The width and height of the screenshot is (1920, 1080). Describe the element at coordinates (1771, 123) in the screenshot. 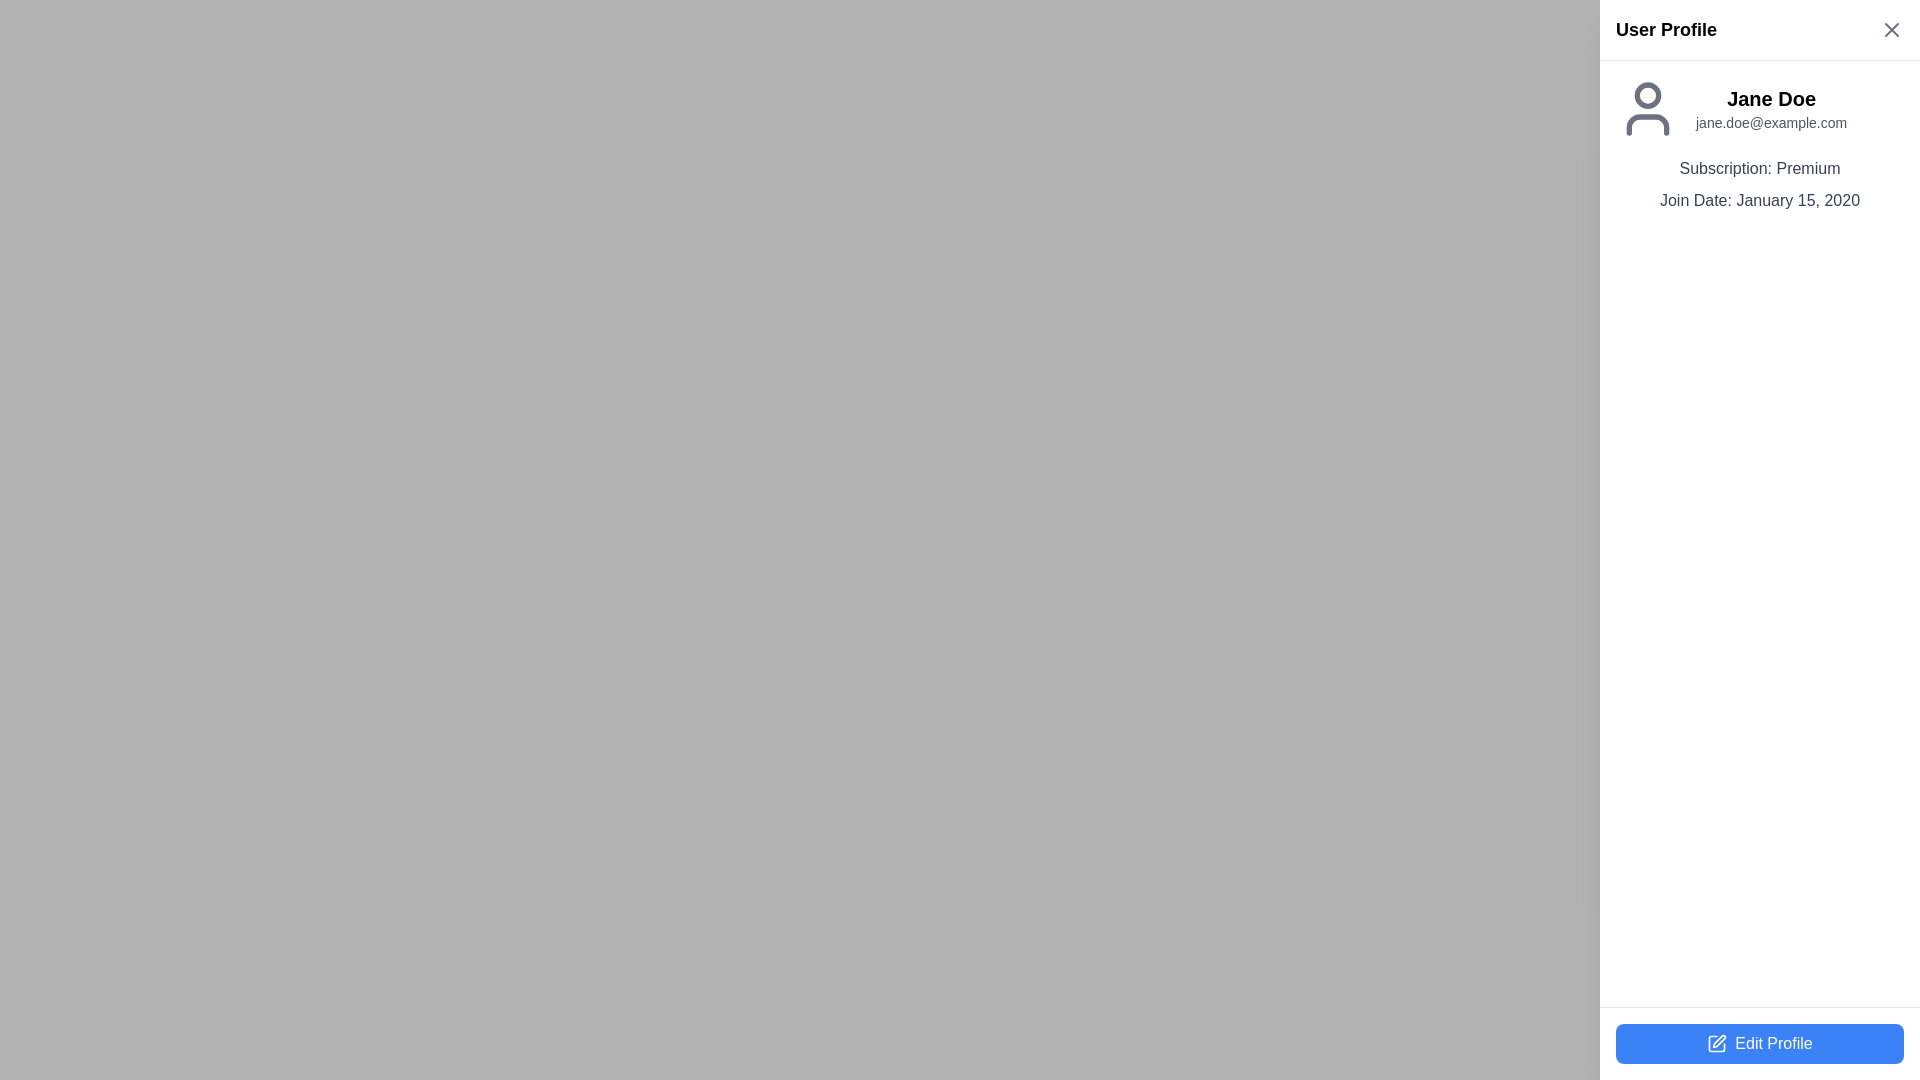

I see `the text label displaying the email address associated with the profile of 'Jane Doe' in the User Profile section` at that location.